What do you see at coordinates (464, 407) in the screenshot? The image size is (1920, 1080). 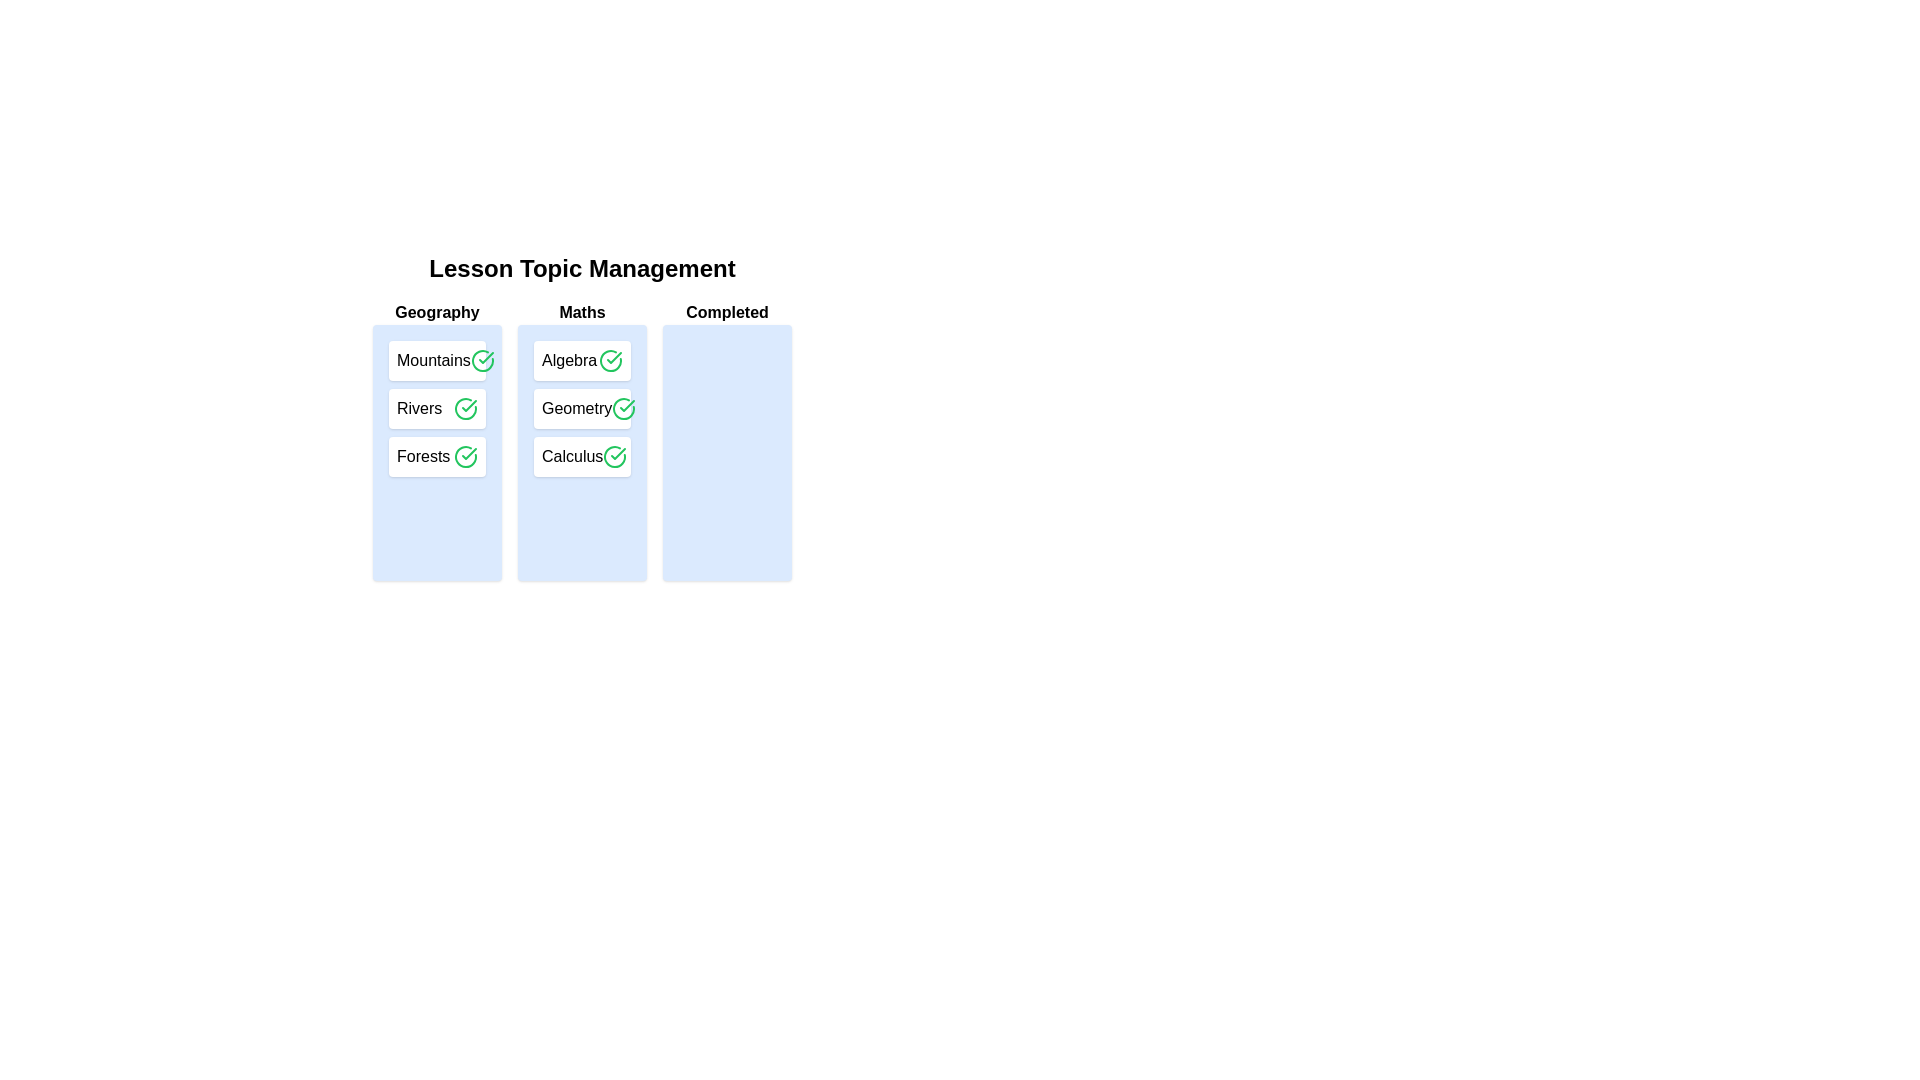 I see `checkmark button next to the topic Rivers to transfer it to the 'Completed' list` at bounding box center [464, 407].